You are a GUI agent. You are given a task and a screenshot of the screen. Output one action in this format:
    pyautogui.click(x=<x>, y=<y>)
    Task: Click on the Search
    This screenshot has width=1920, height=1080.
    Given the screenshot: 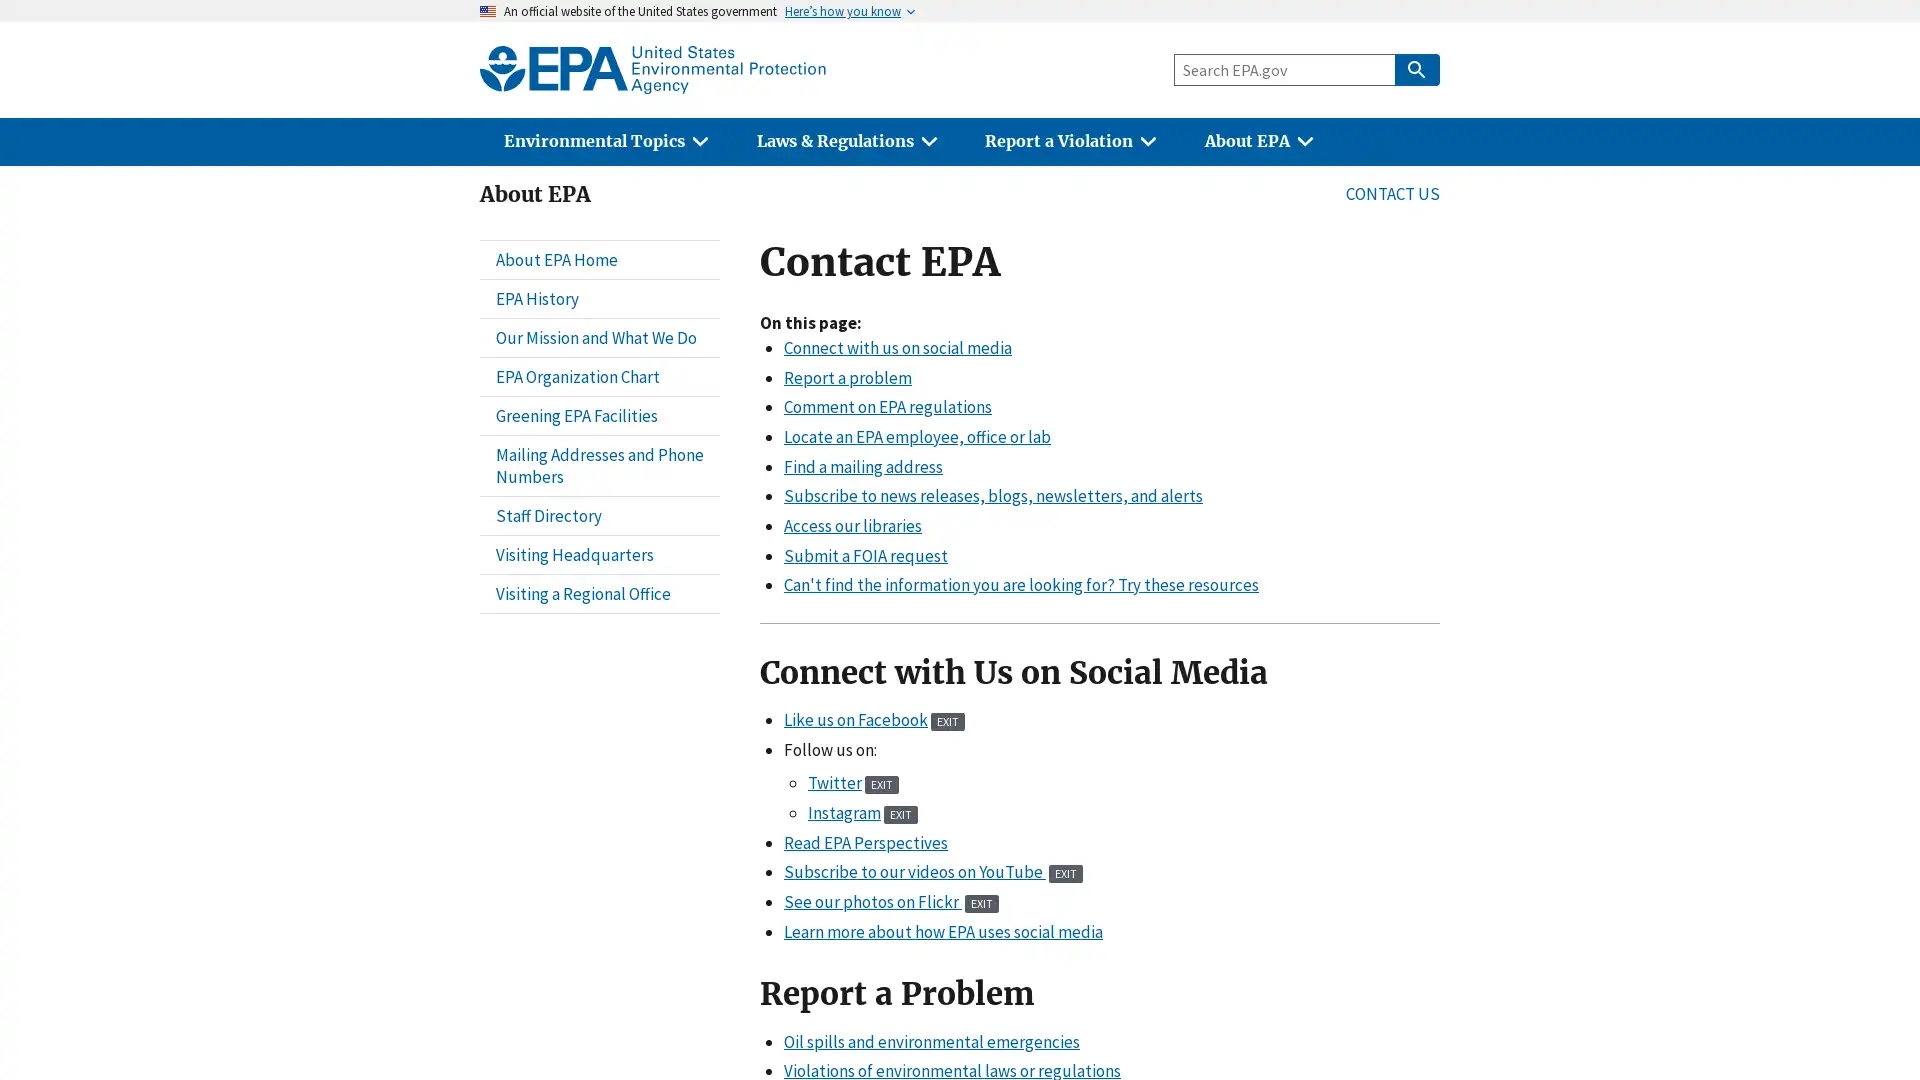 What is the action you would take?
    pyautogui.click(x=1415, y=68)
    